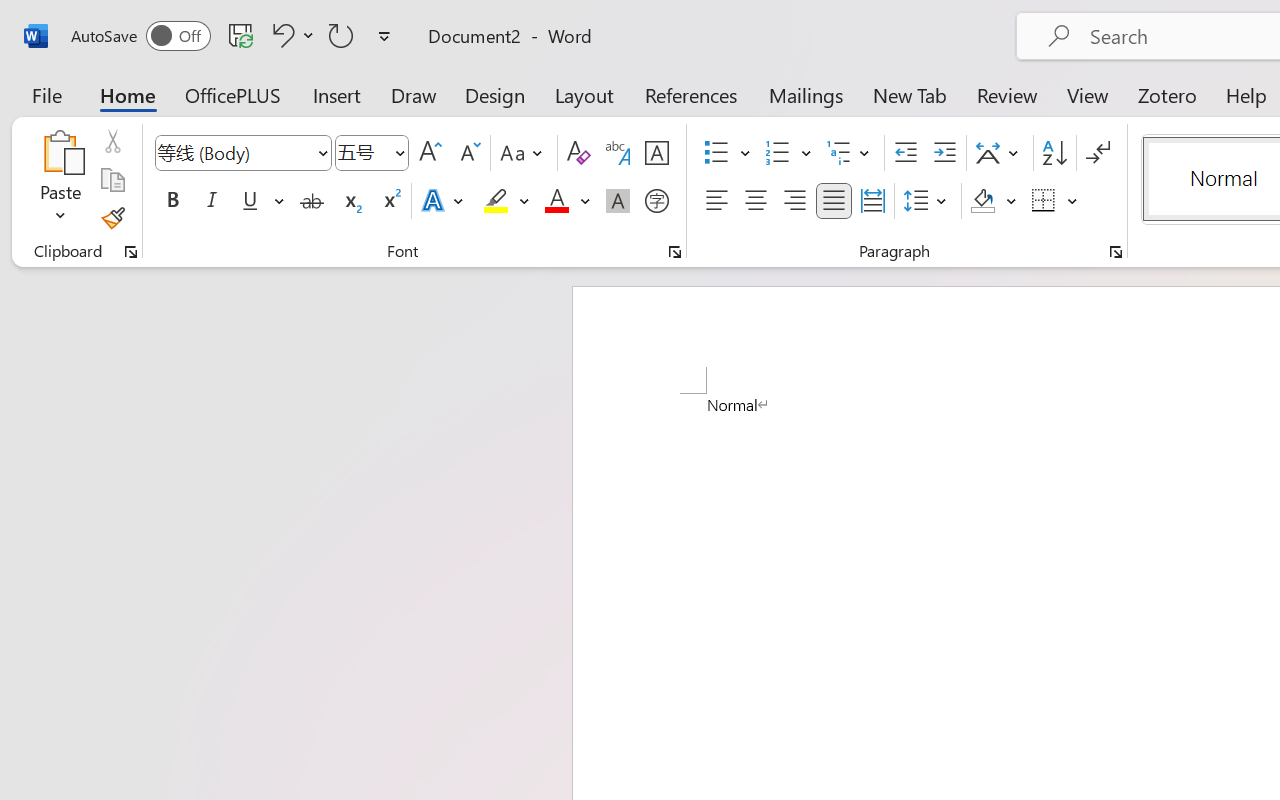  I want to click on 'Bullets', so click(716, 153).